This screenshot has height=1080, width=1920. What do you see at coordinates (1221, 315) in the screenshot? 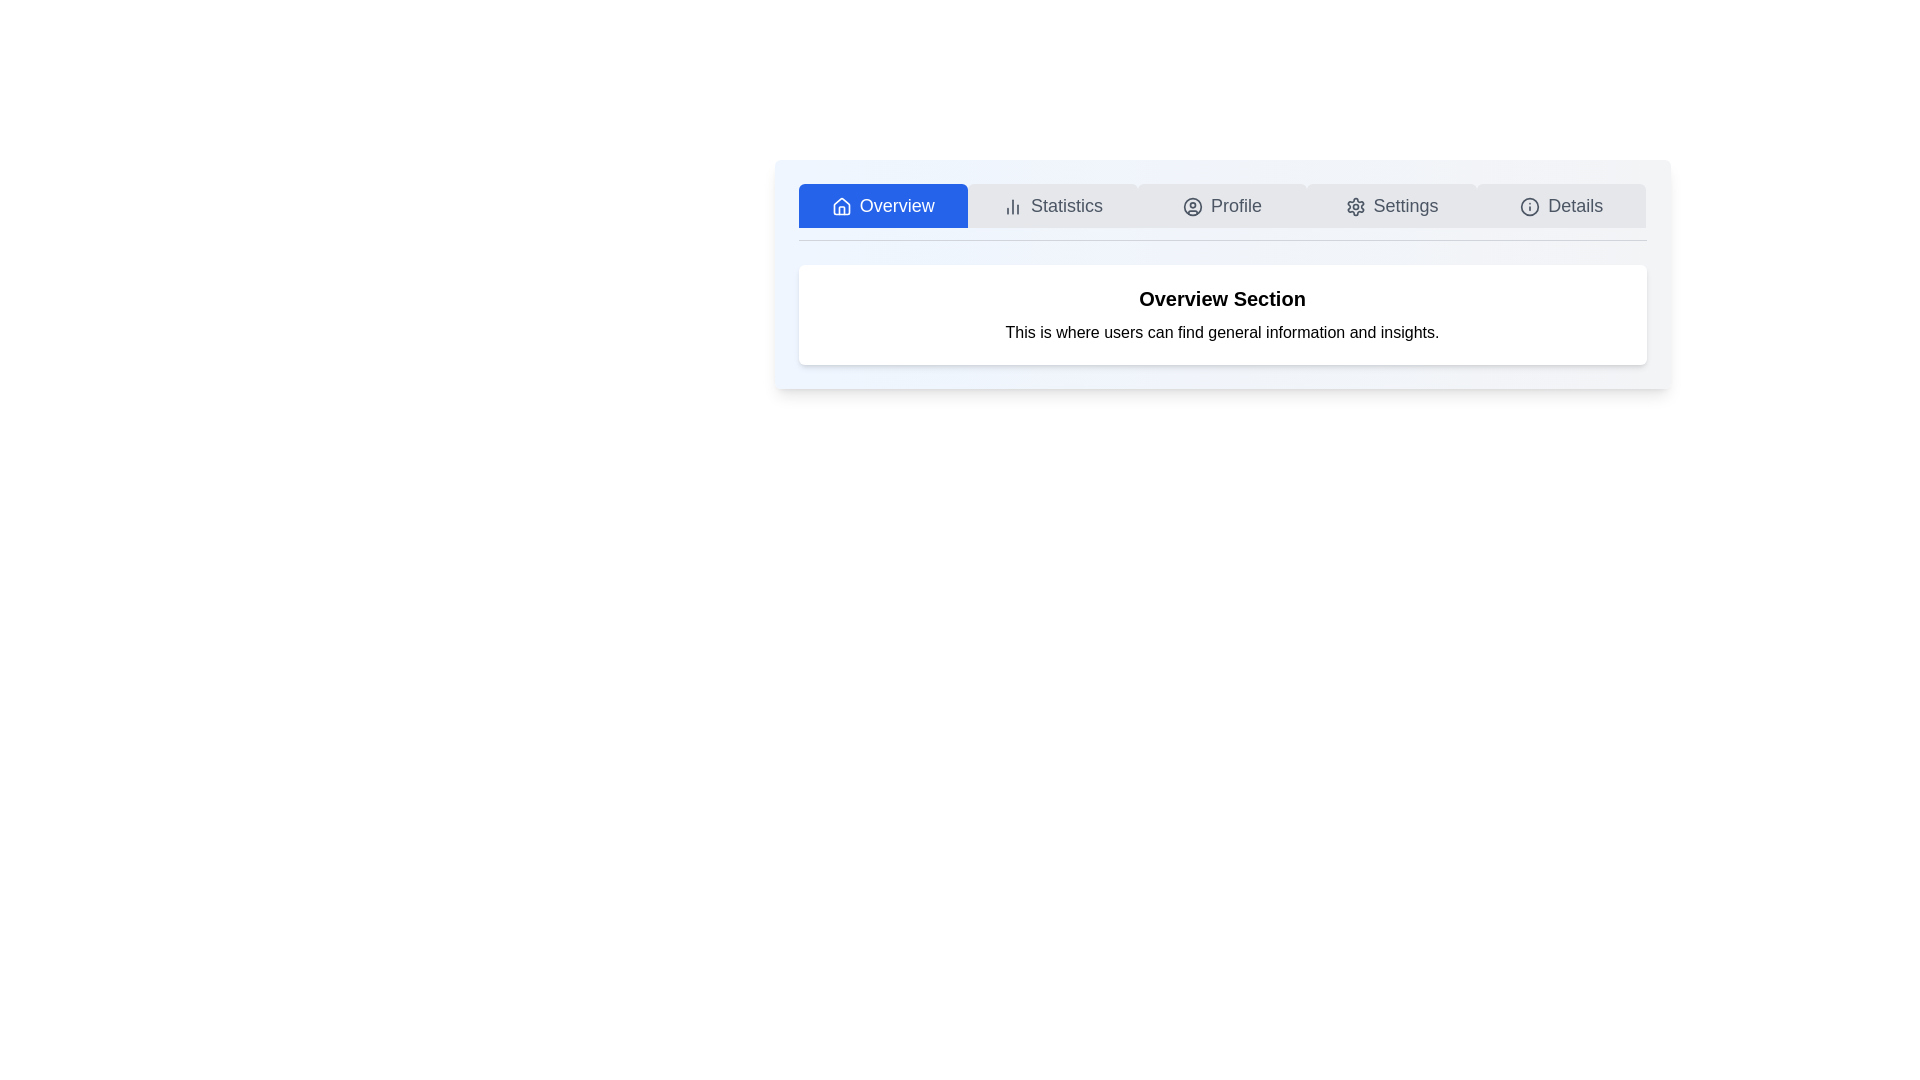
I see `the Informational Text Section, which is a white rectangular box with rounded corners containing the text 'Overview Section' and a description below it` at bounding box center [1221, 315].